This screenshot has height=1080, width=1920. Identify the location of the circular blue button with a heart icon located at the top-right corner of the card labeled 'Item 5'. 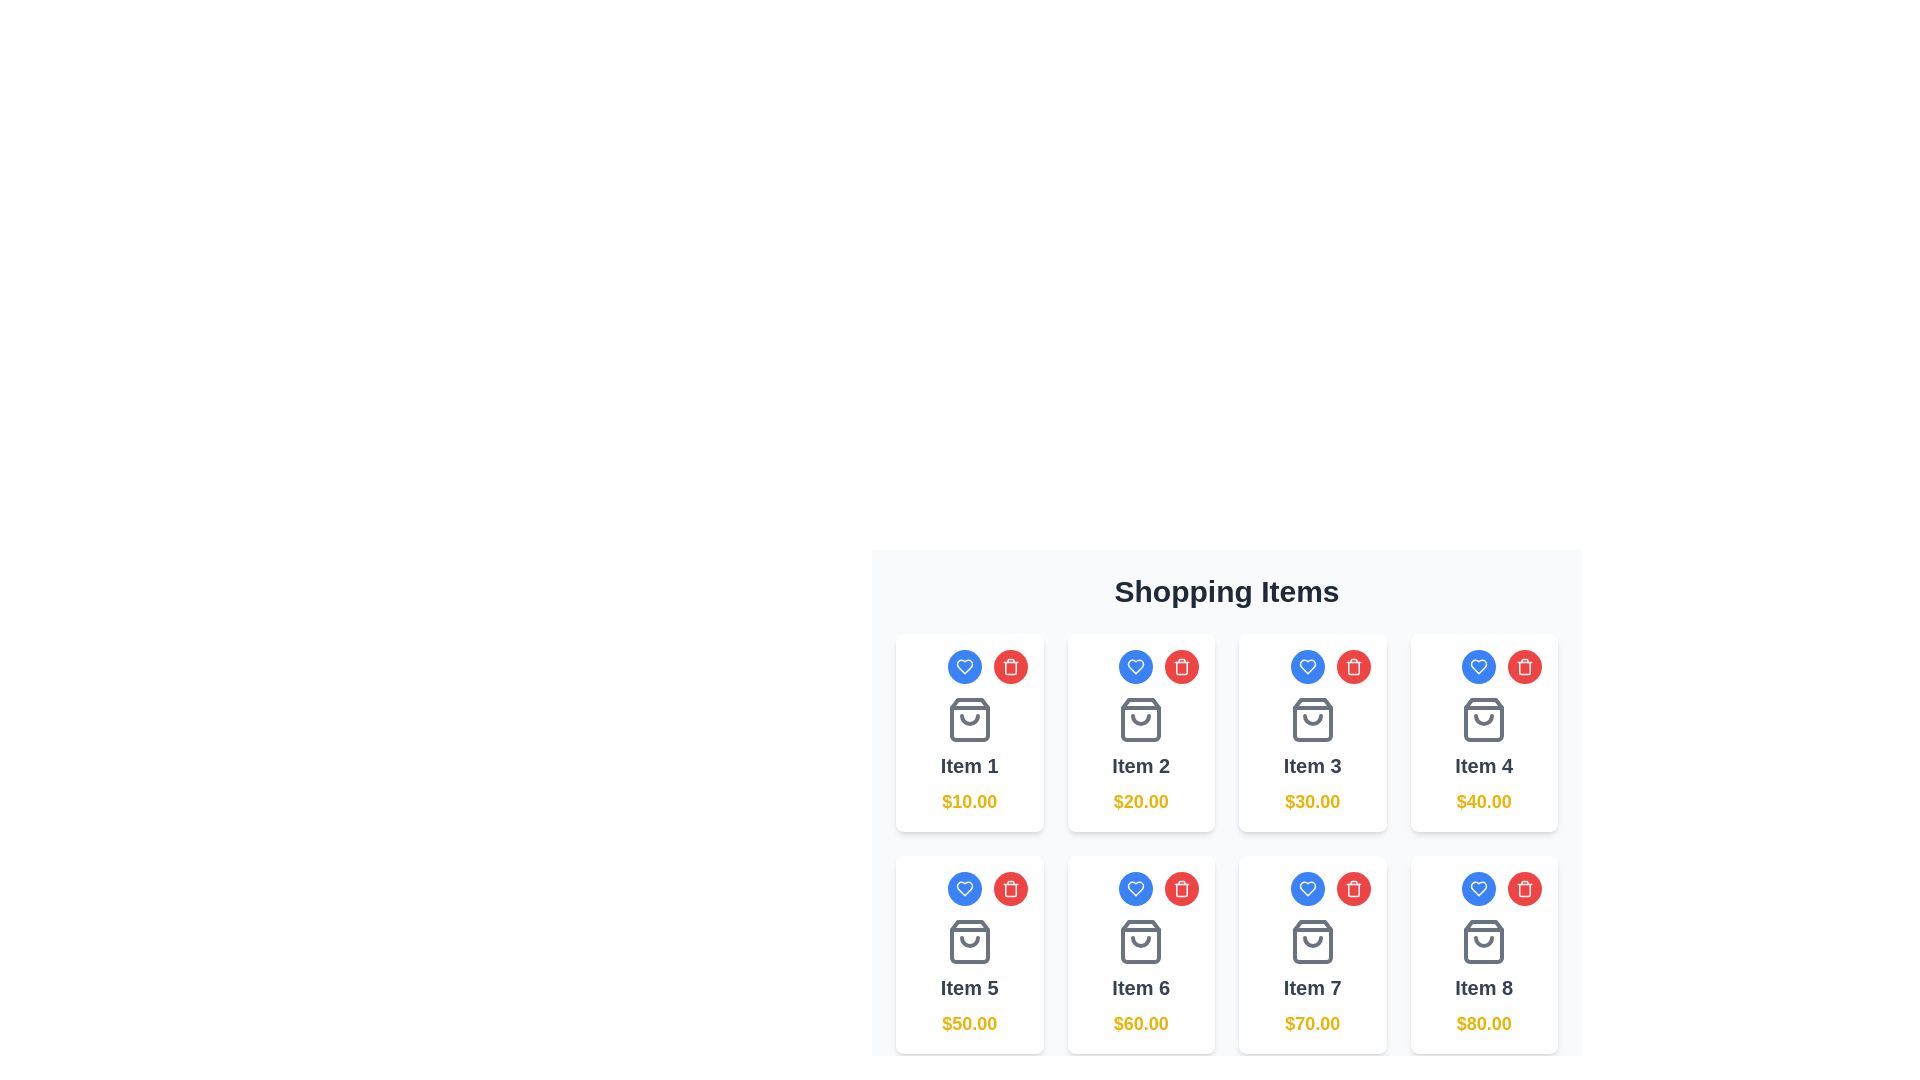
(964, 887).